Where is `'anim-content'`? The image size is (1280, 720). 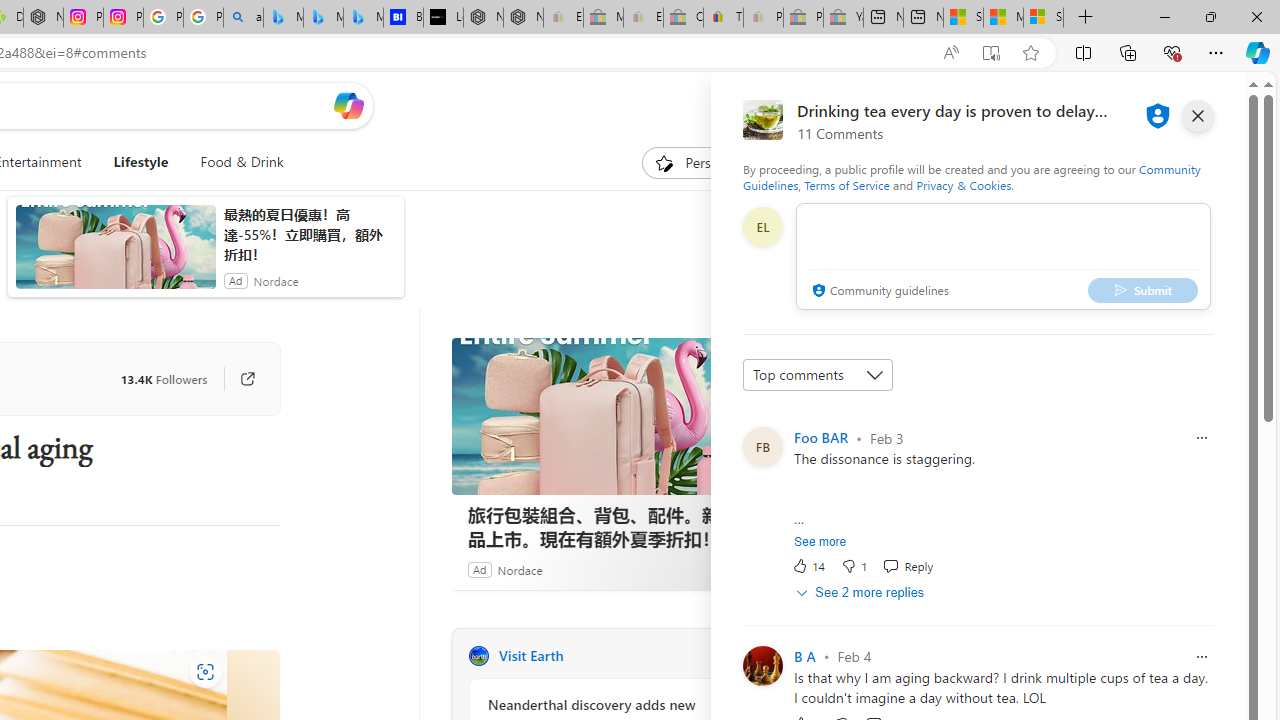 'anim-content' is located at coordinates (114, 254).